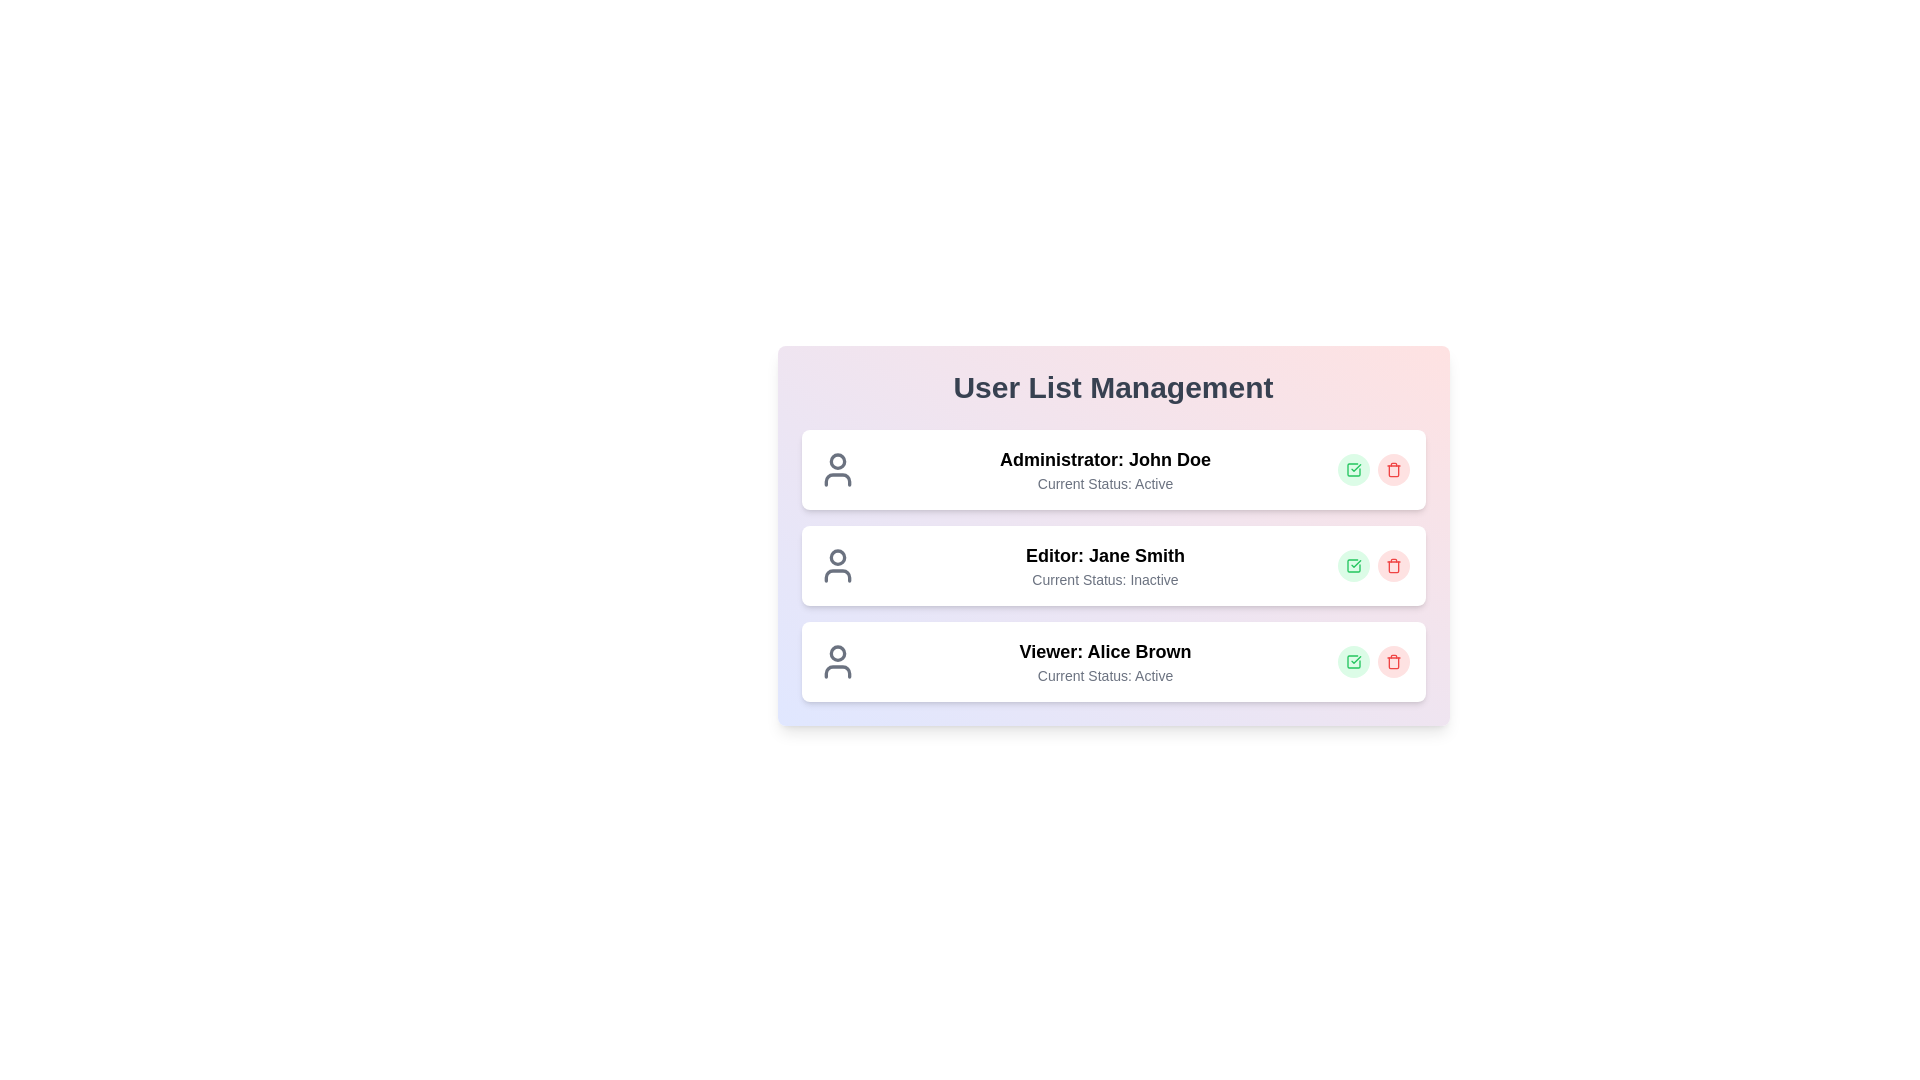 The height and width of the screenshot is (1080, 1920). What do you see at coordinates (1353, 566) in the screenshot?
I see `the approval button with a light green background and check mark icon, located to the right of 'Editor: Jane Smith' in the user list management area` at bounding box center [1353, 566].